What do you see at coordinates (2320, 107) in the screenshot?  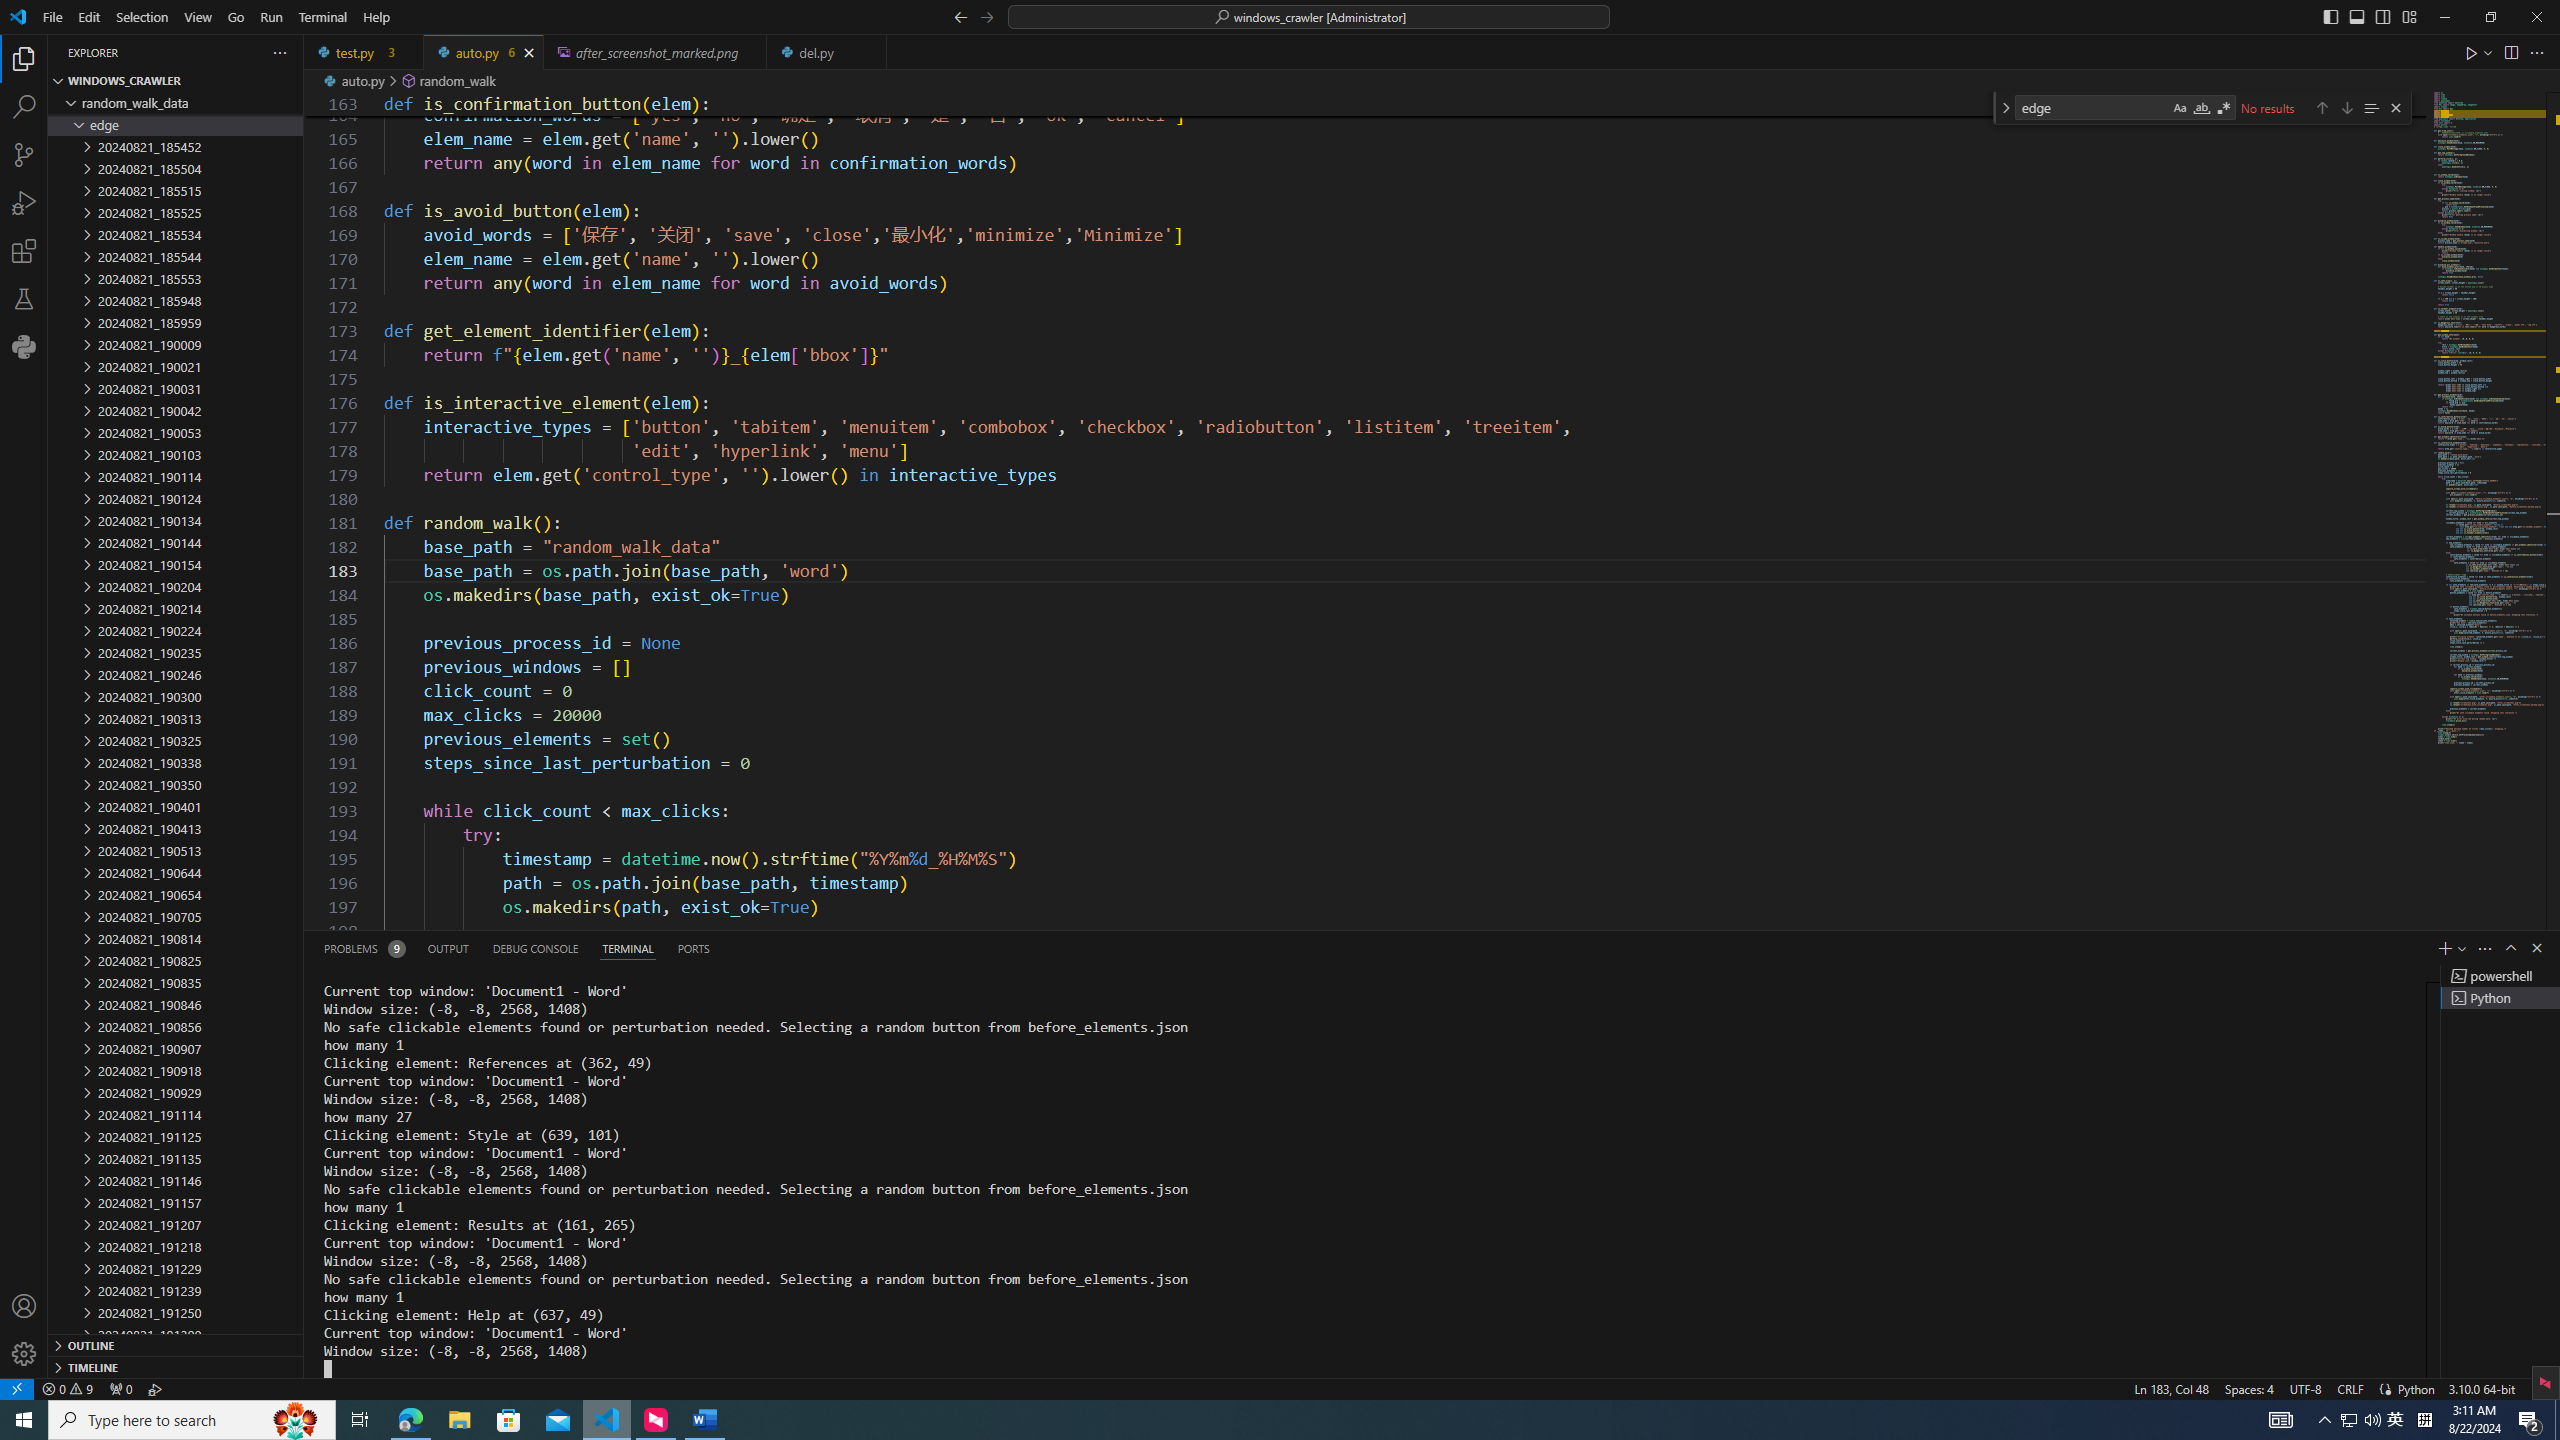 I see `'Previous Match (Shift+Enter)'` at bounding box center [2320, 107].